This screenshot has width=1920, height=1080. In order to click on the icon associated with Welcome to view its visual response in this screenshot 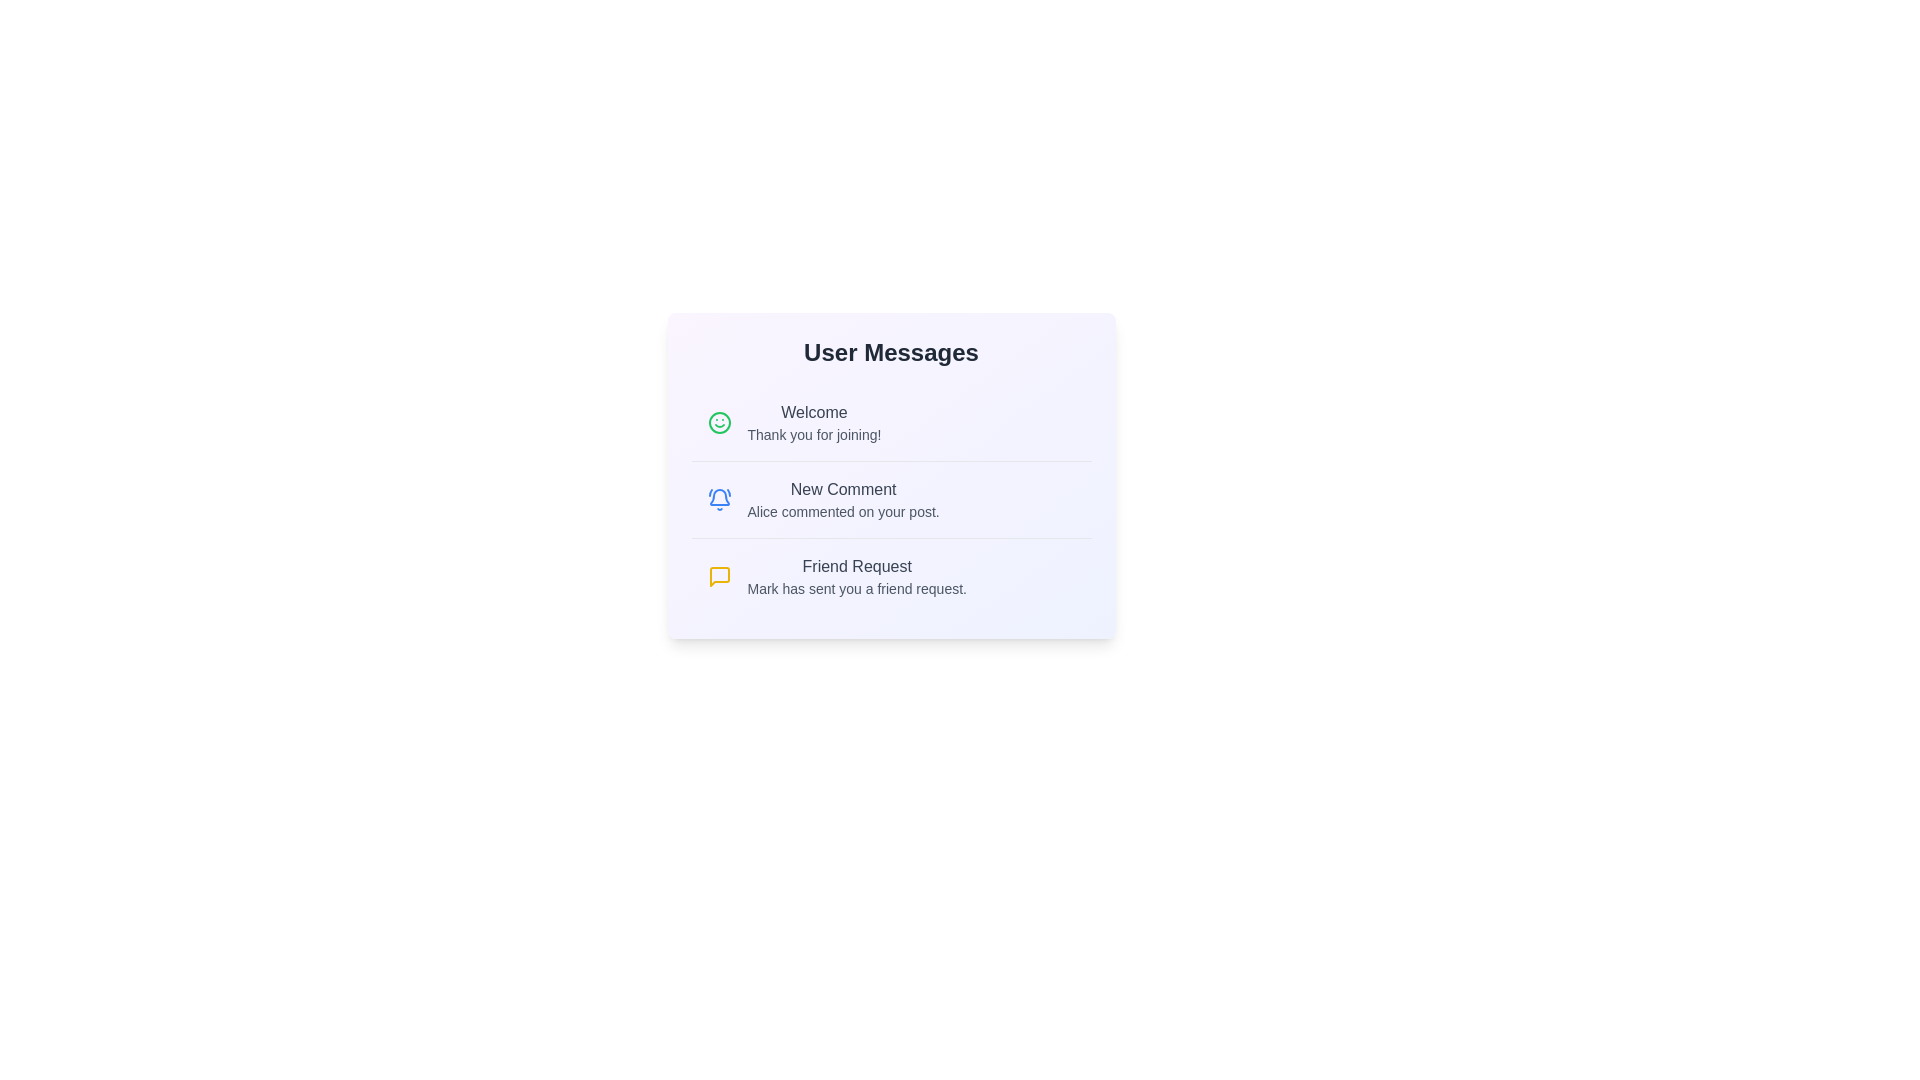, I will do `click(719, 422)`.